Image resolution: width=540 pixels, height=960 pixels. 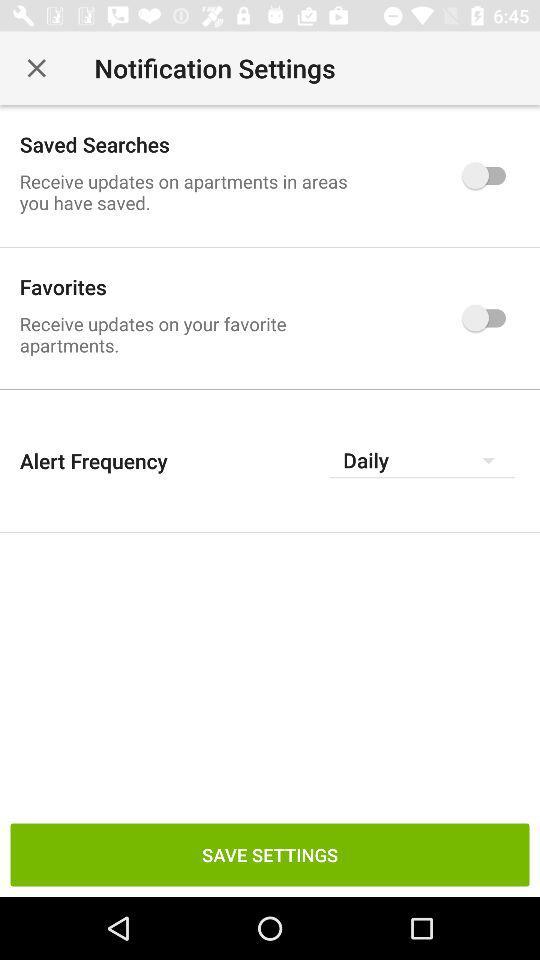 I want to click on favorites option, so click(x=488, y=318).